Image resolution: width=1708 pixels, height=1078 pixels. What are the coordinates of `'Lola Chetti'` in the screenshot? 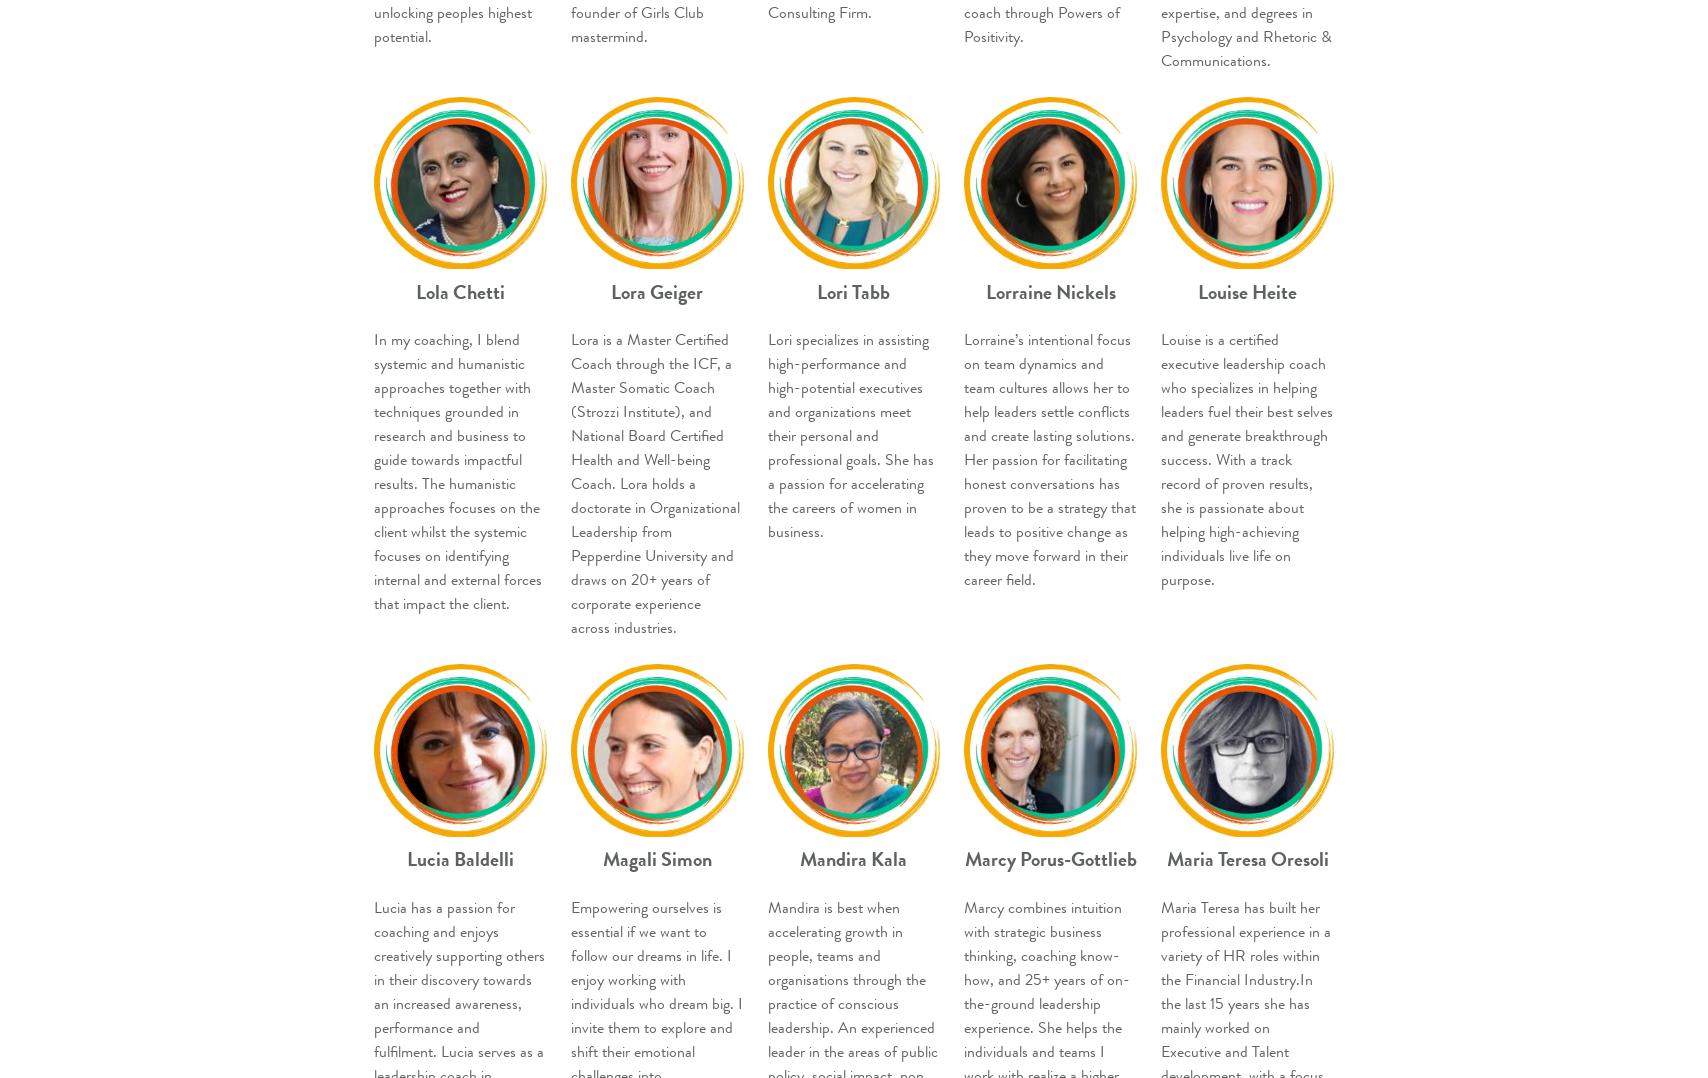 It's located at (459, 291).